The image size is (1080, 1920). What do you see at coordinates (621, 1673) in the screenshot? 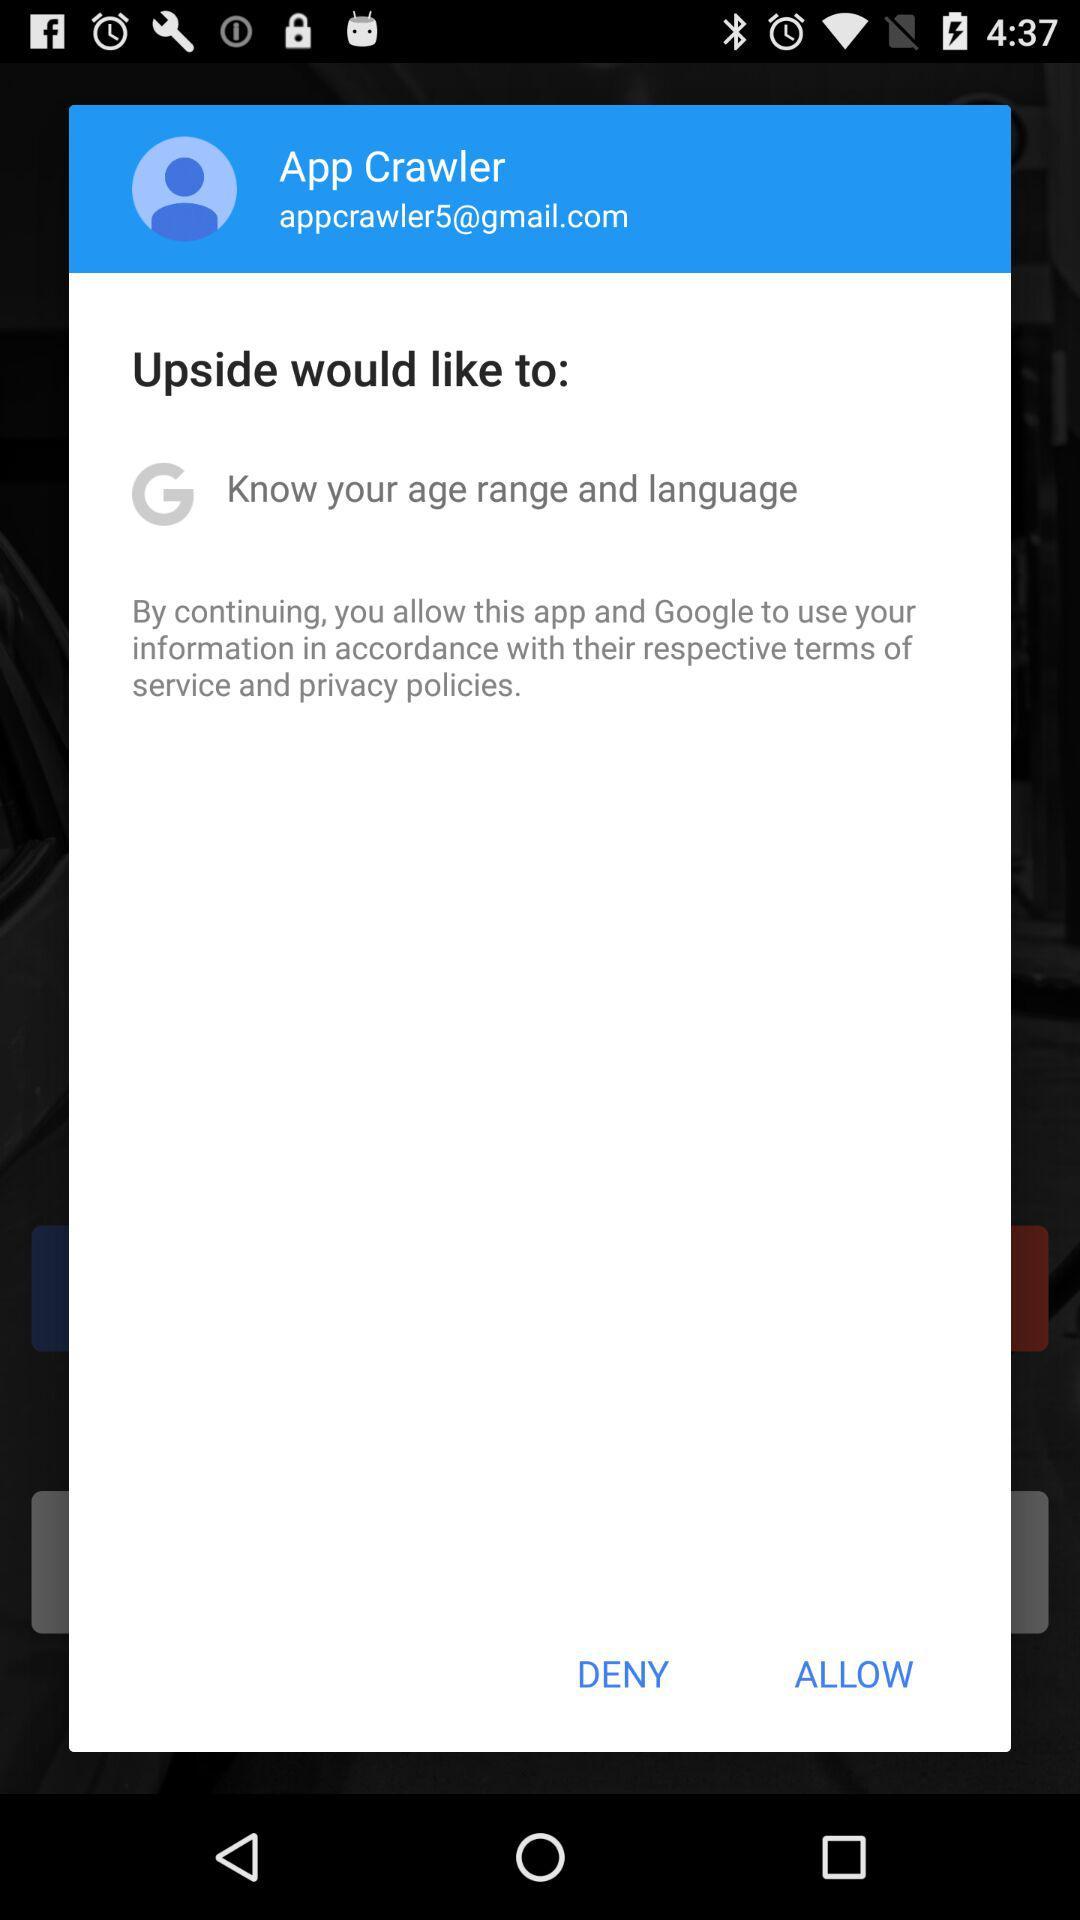
I see `item at the bottom` at bounding box center [621, 1673].